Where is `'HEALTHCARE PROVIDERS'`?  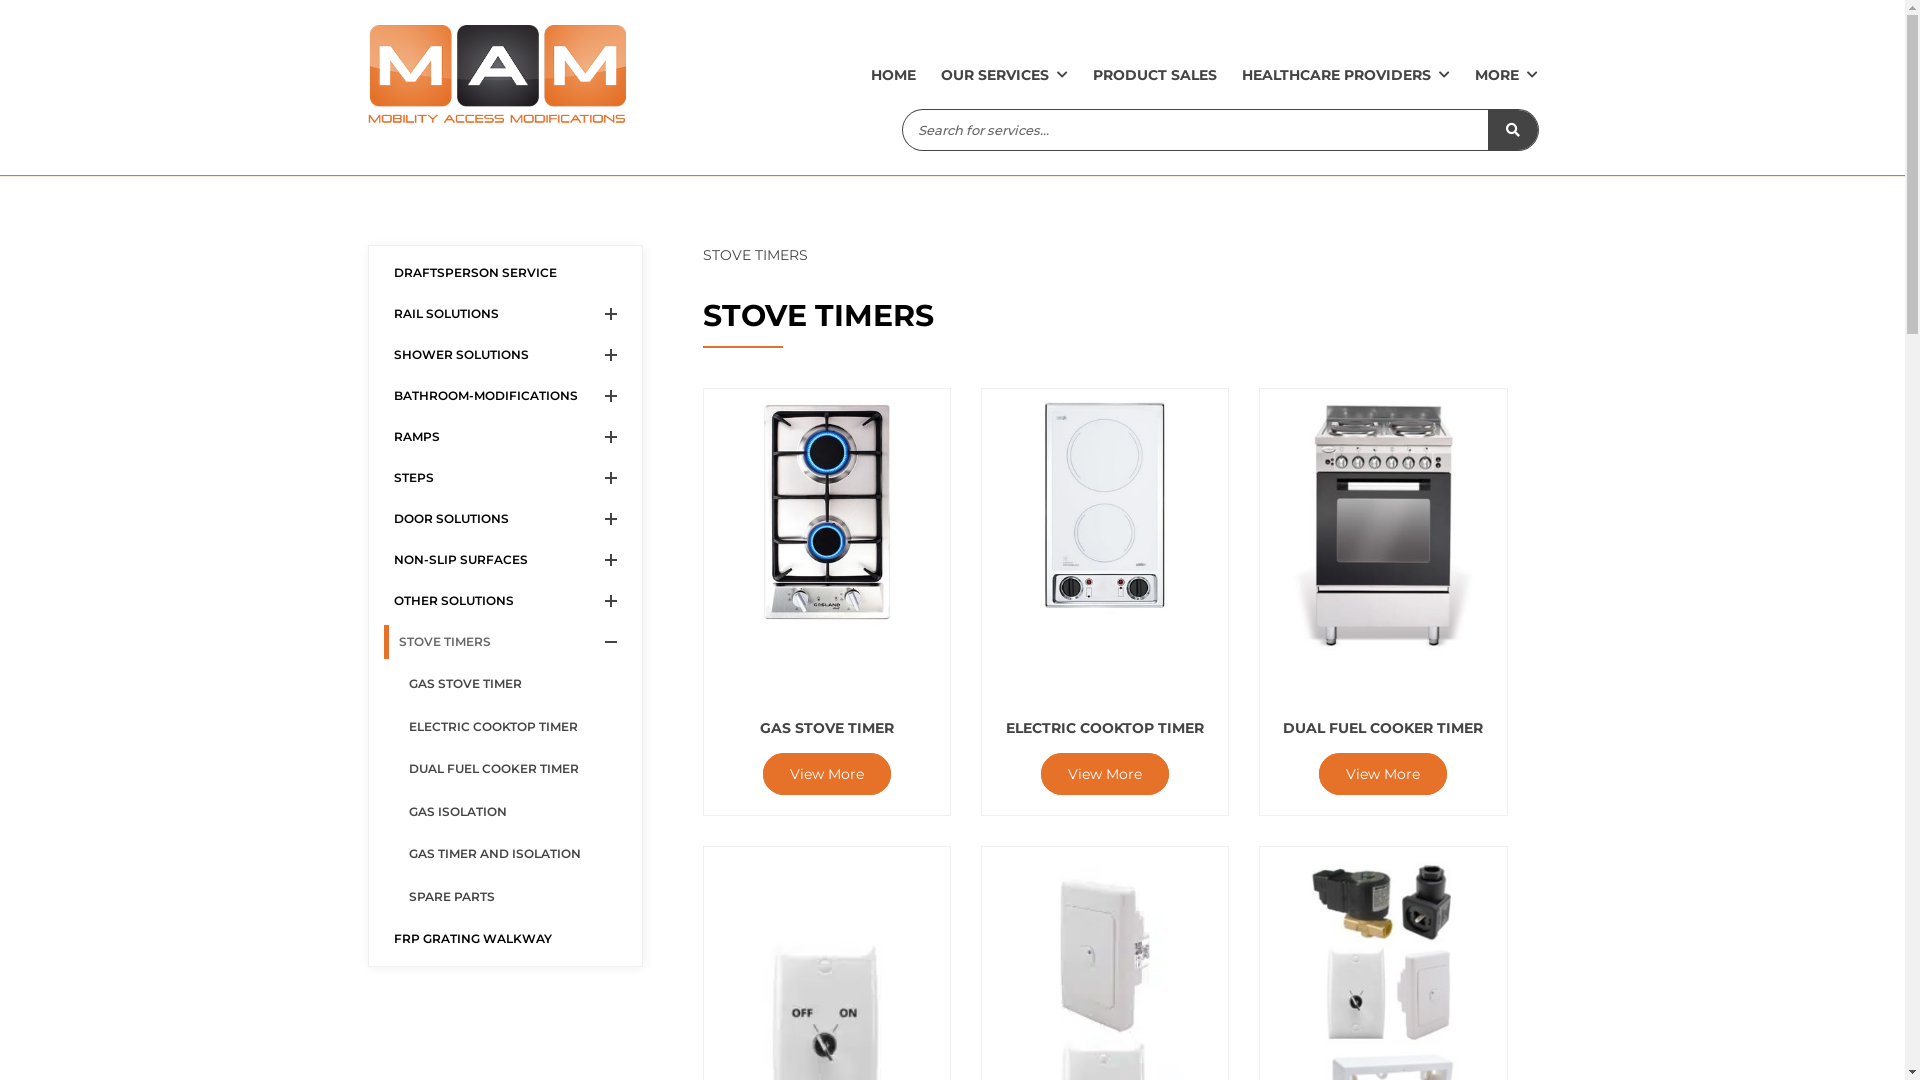 'HEALTHCARE PROVIDERS' is located at coordinates (1336, 73).